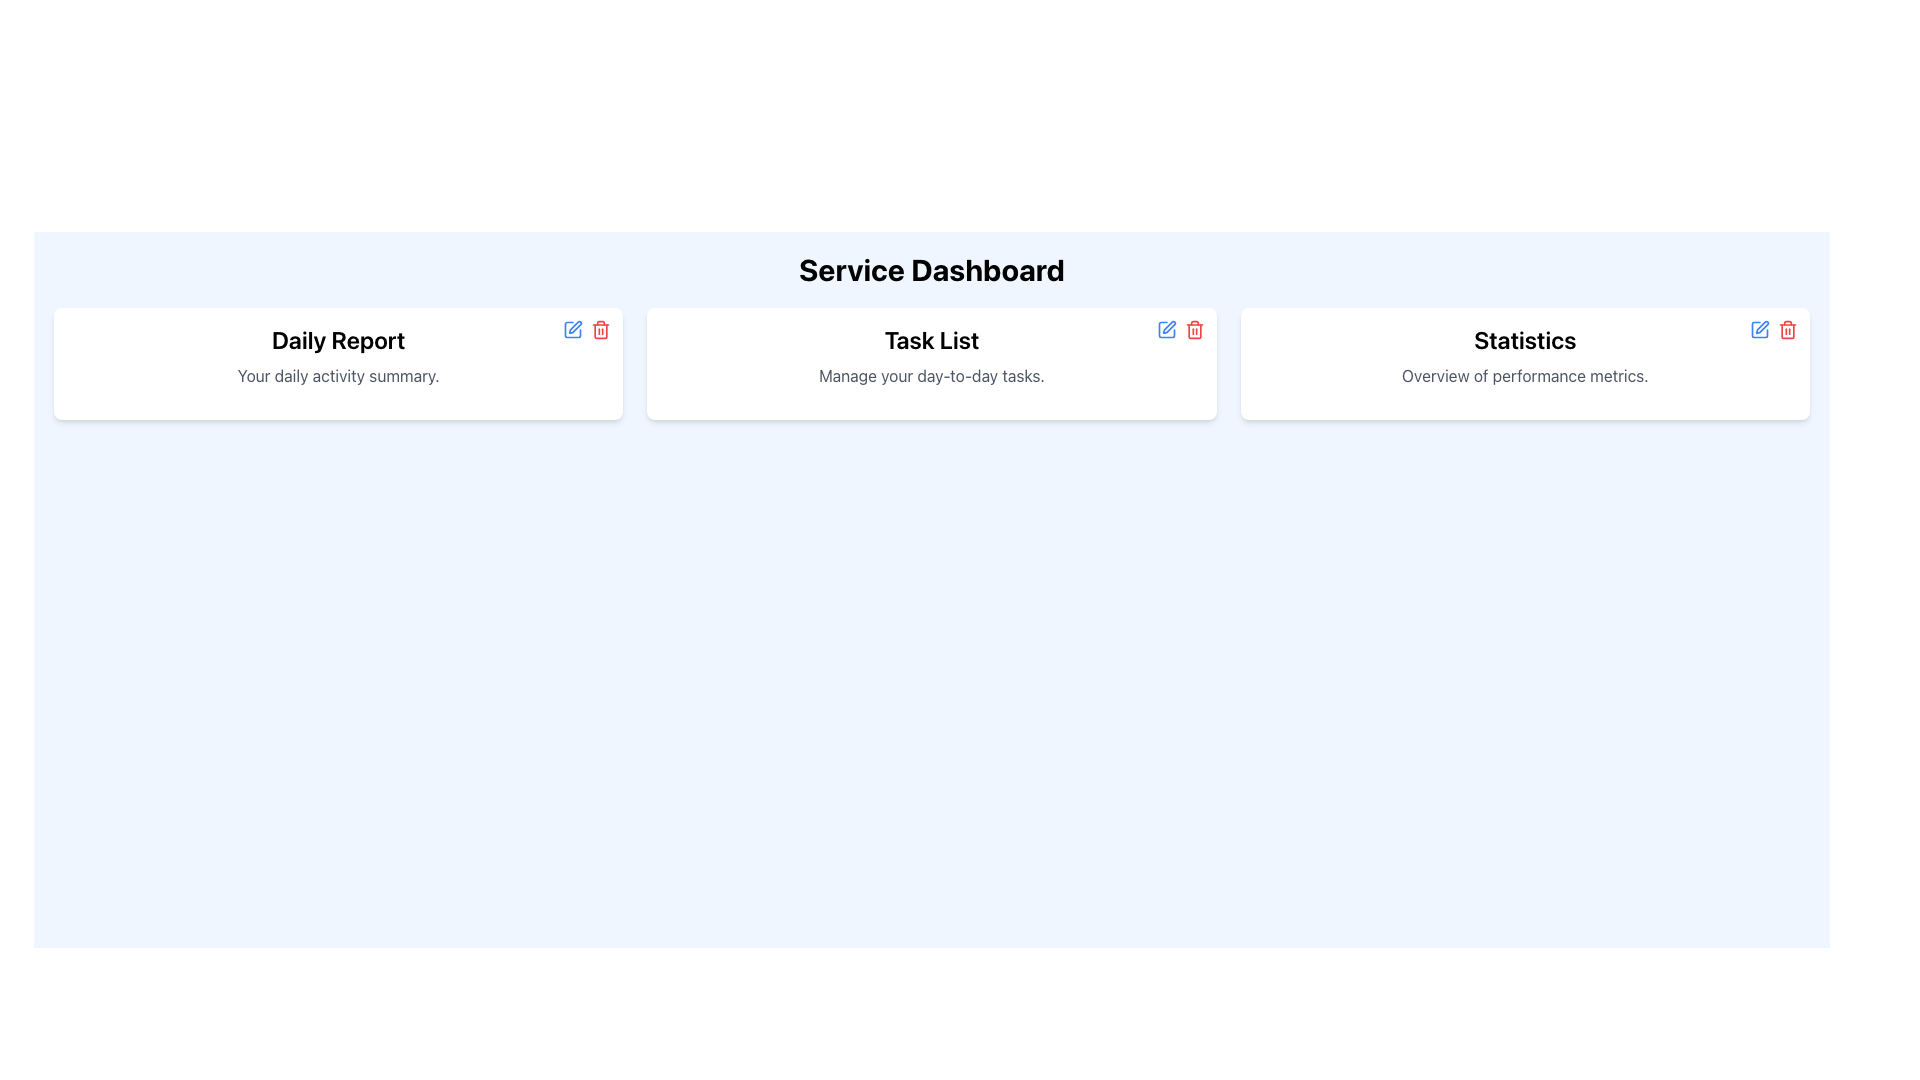 Image resolution: width=1920 pixels, height=1080 pixels. I want to click on the delete button located at the top-right corner of the 'Daily Report' card, so click(600, 329).